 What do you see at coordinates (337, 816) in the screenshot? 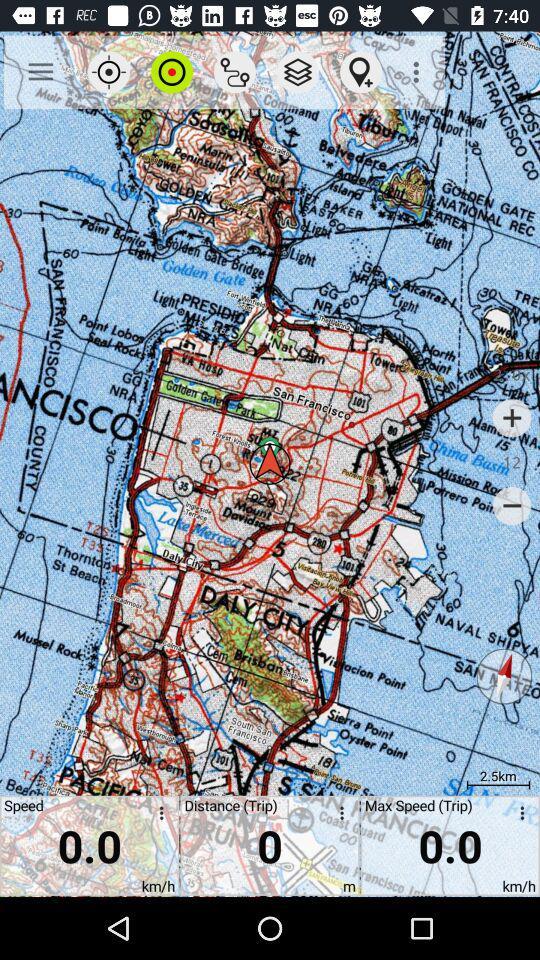
I see `more options` at bounding box center [337, 816].